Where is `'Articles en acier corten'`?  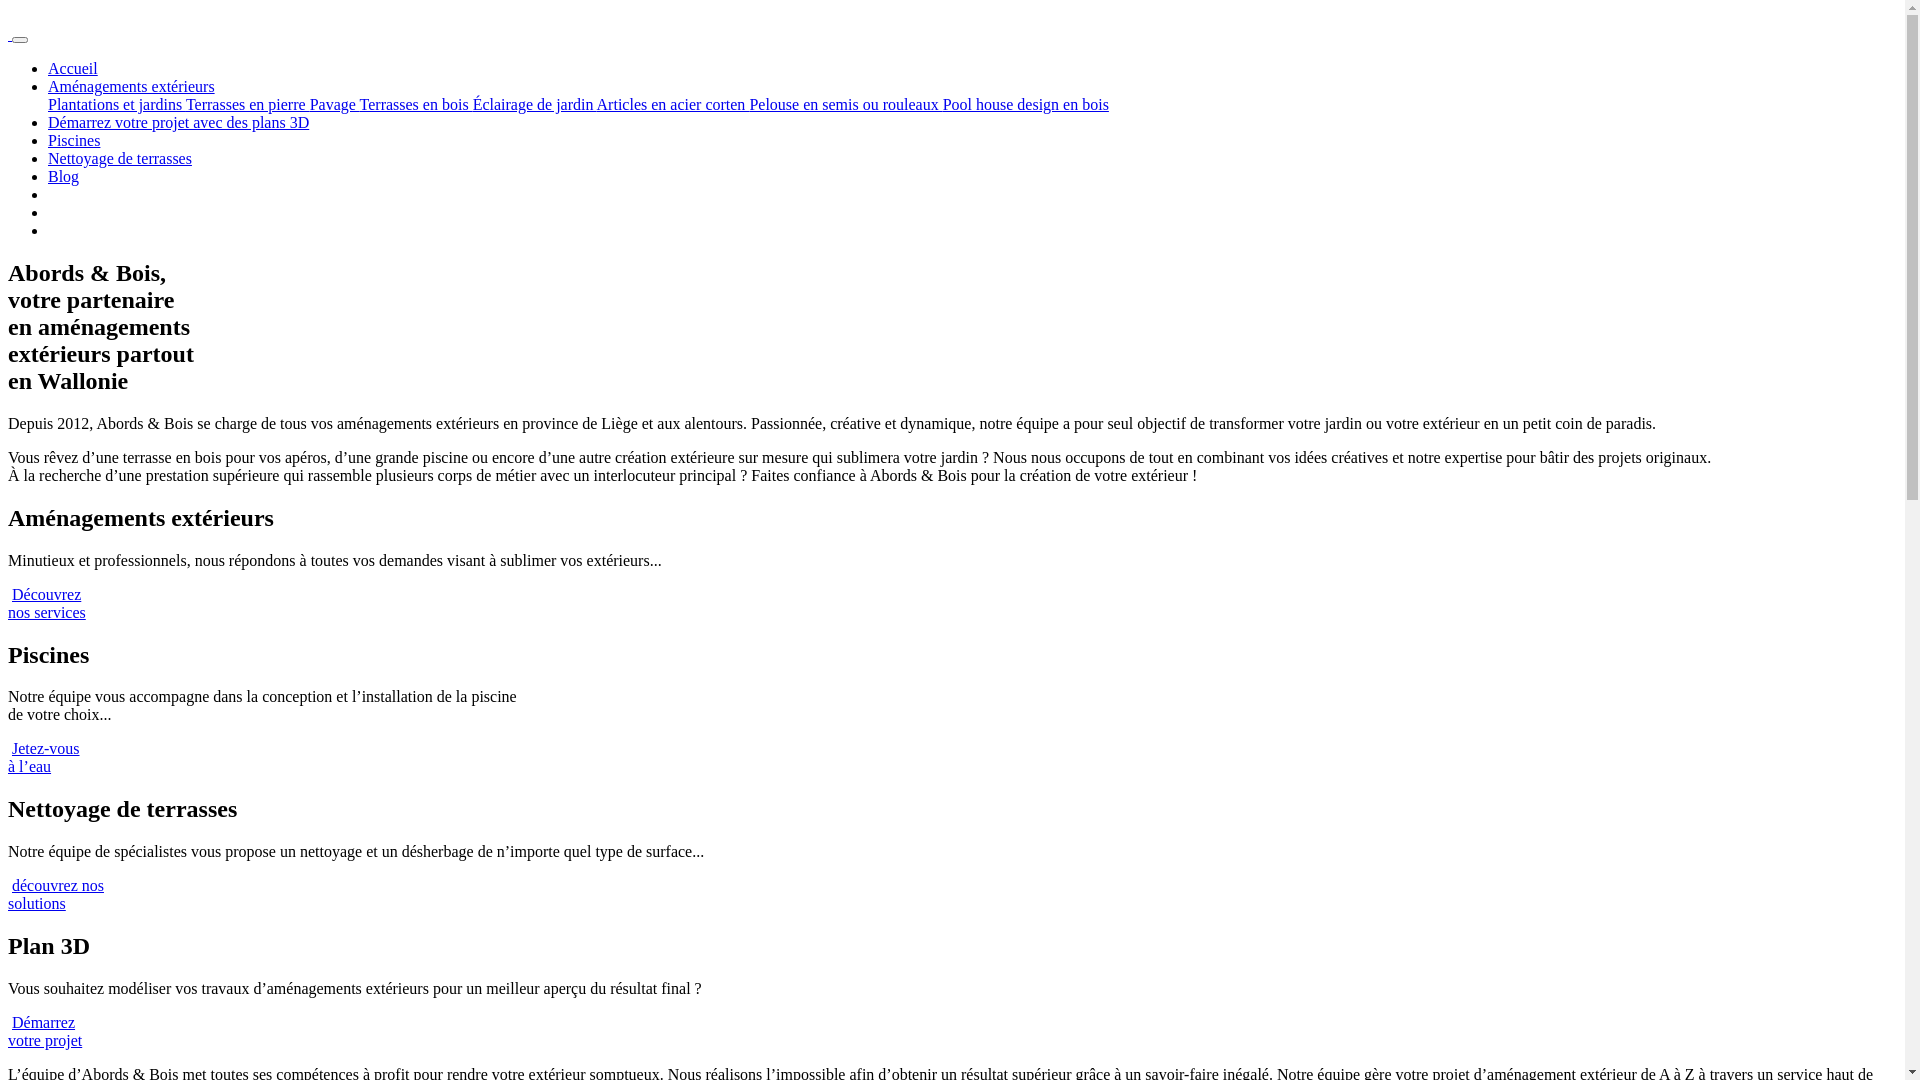 'Articles en acier corten' is located at coordinates (673, 104).